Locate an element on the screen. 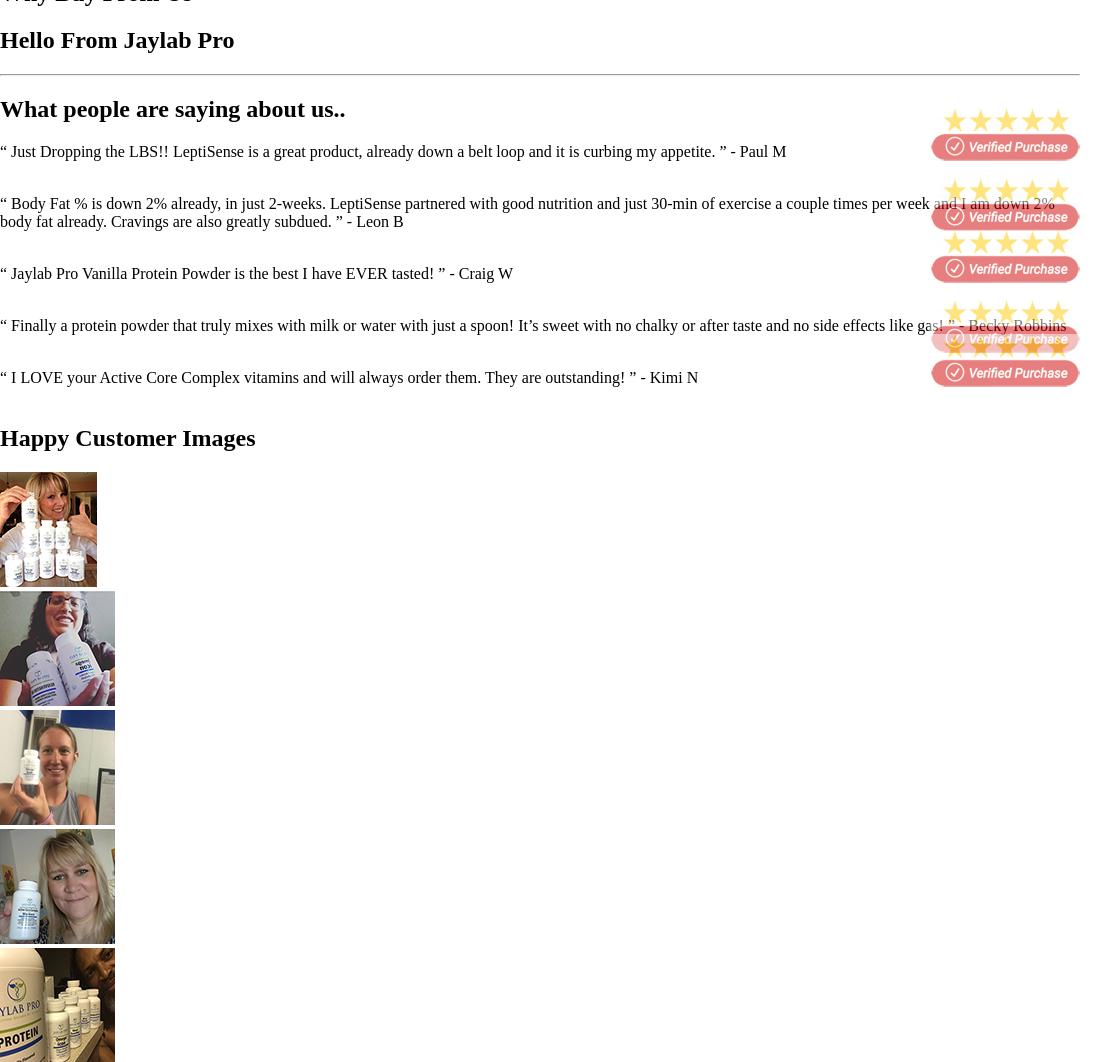 The height and width of the screenshot is (1062, 1120). '- Leon B' is located at coordinates (374, 220).